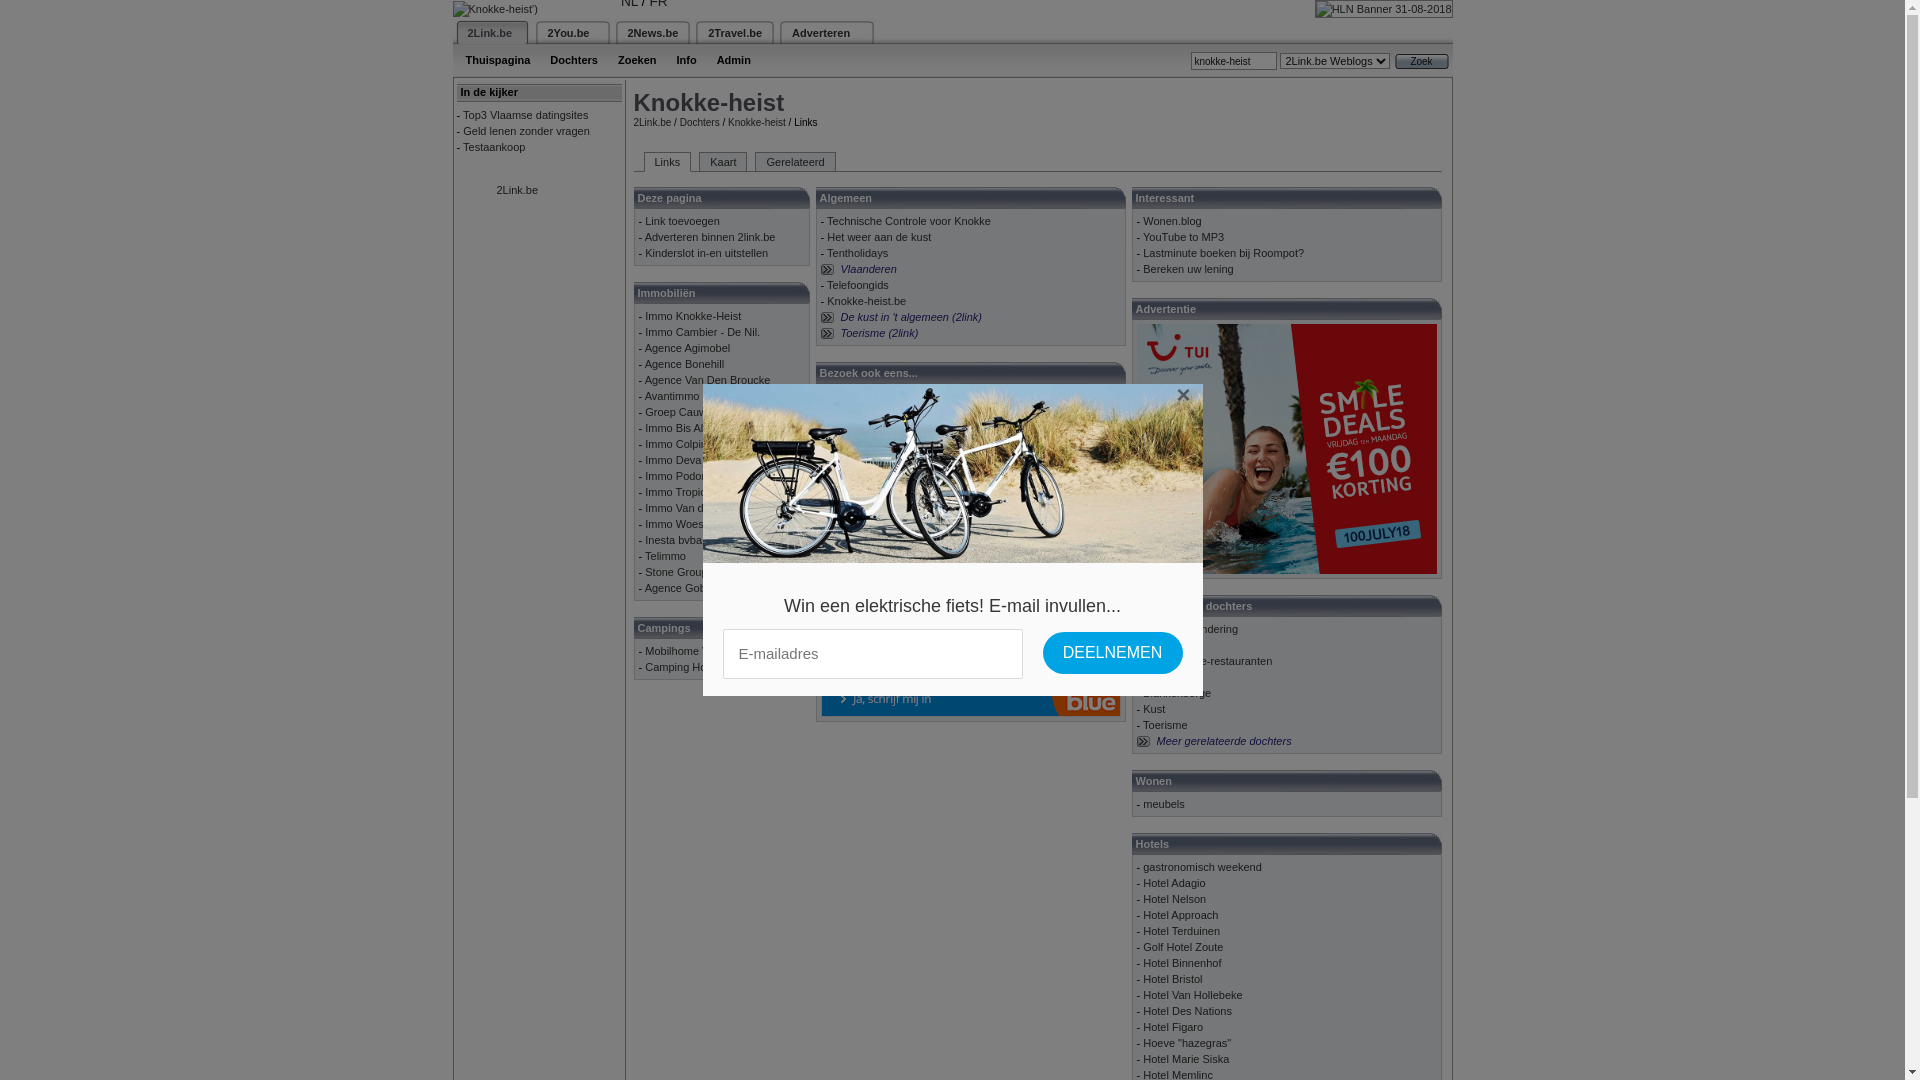  I want to click on 'Hotel Van Hollebeke', so click(1192, 995).